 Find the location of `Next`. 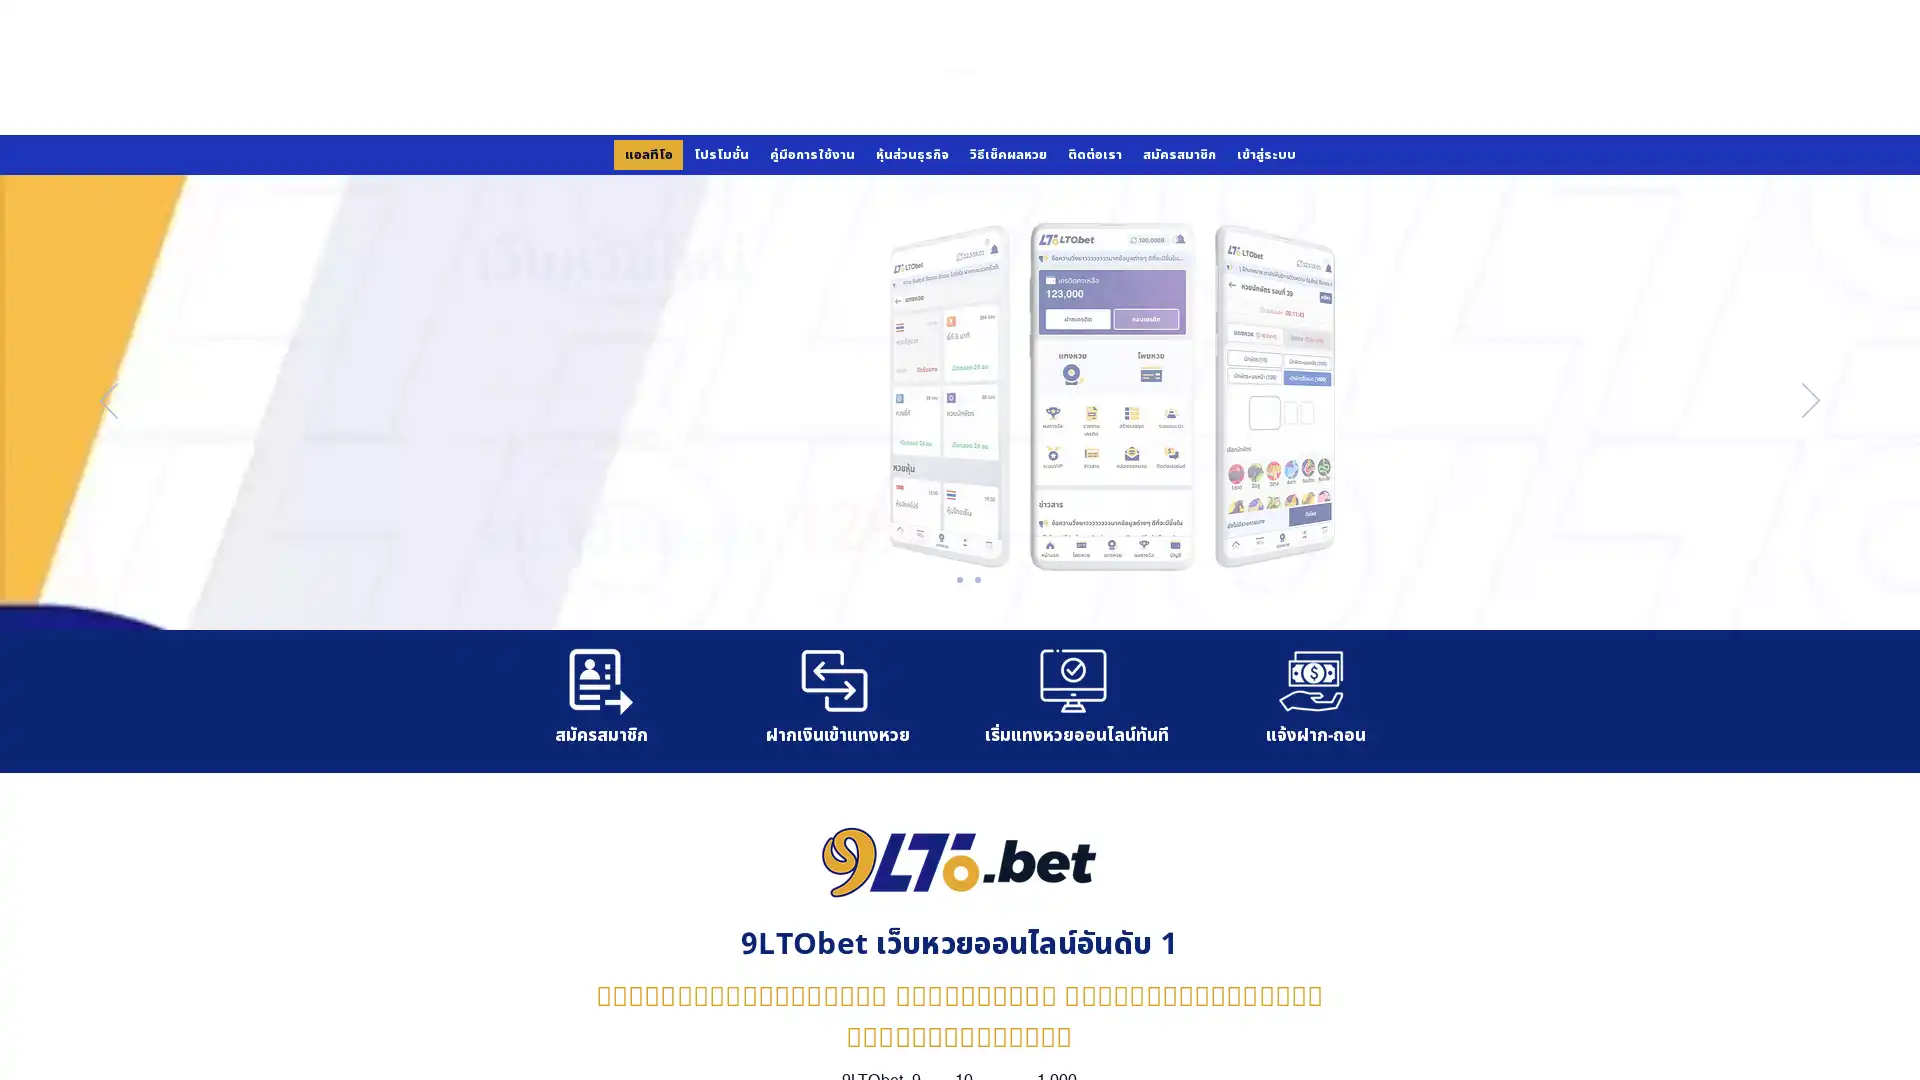

Next is located at coordinates (1810, 401).